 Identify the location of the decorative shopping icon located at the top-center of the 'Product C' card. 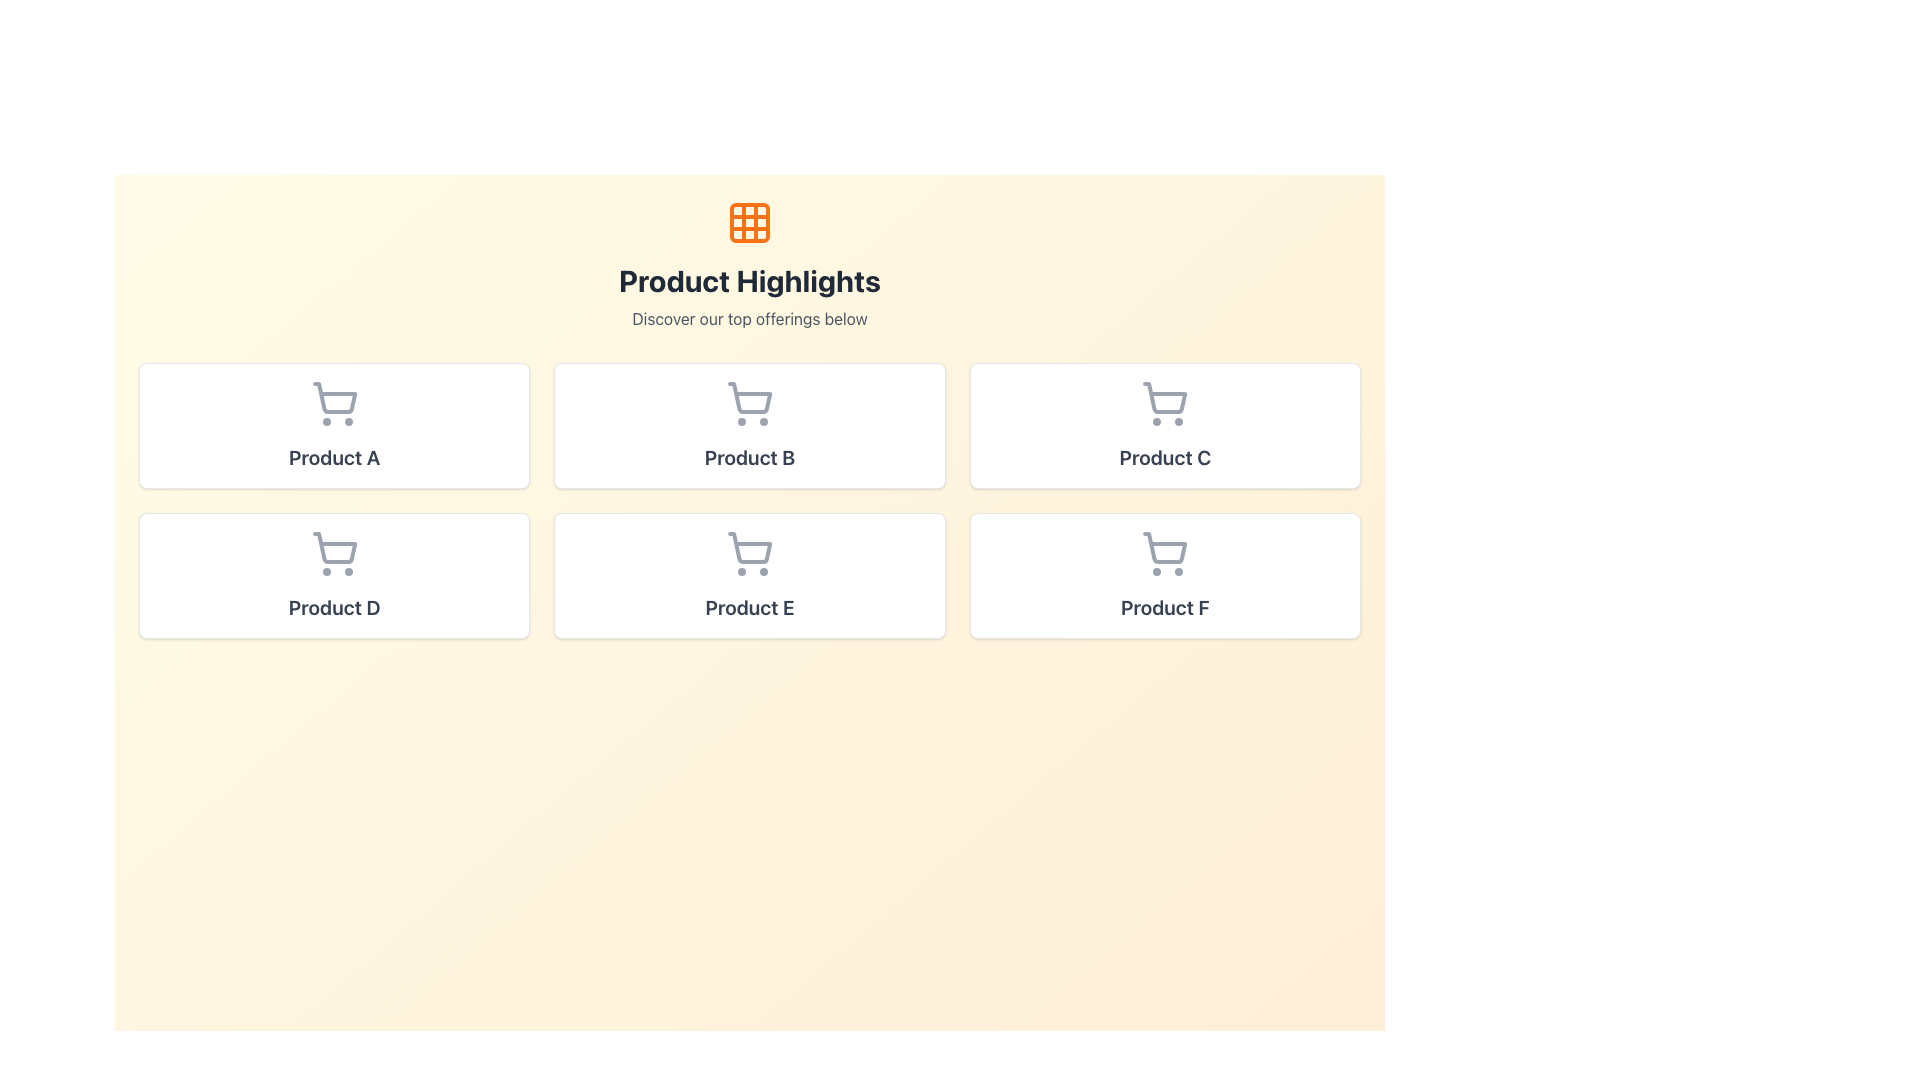
(1165, 404).